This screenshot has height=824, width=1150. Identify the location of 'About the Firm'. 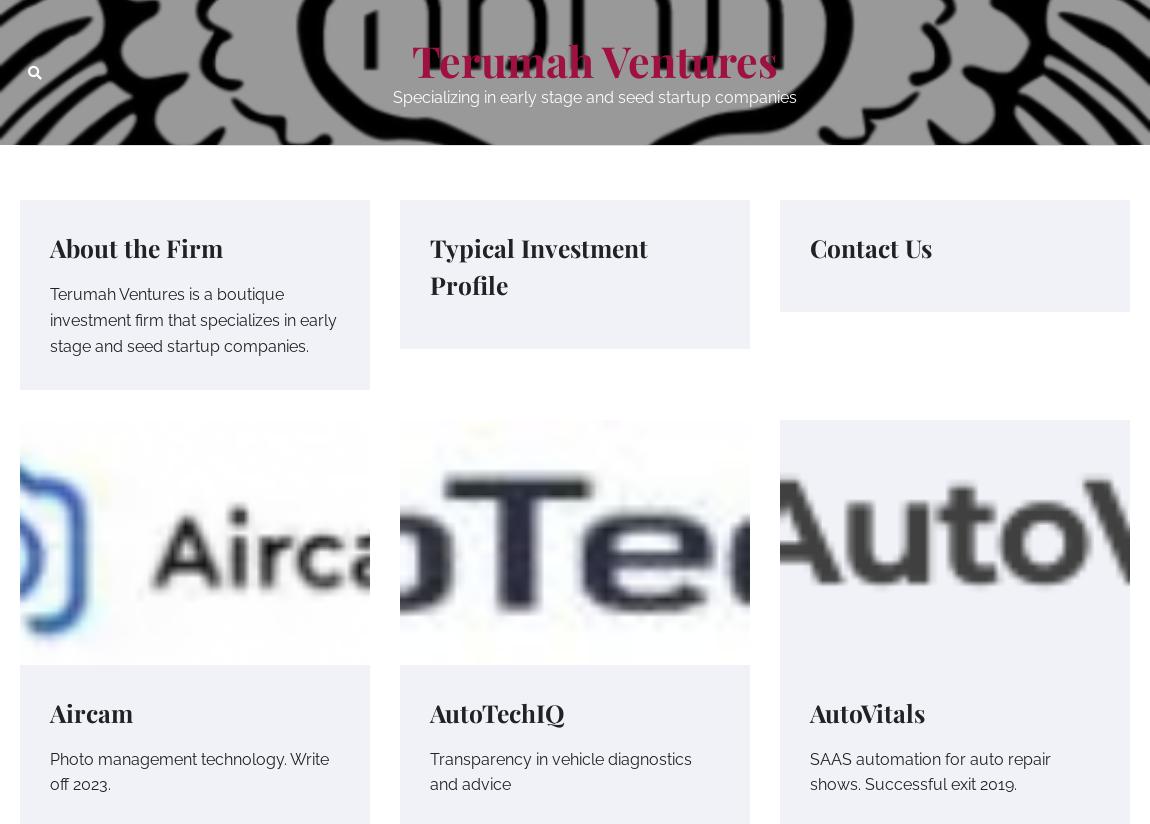
(135, 247).